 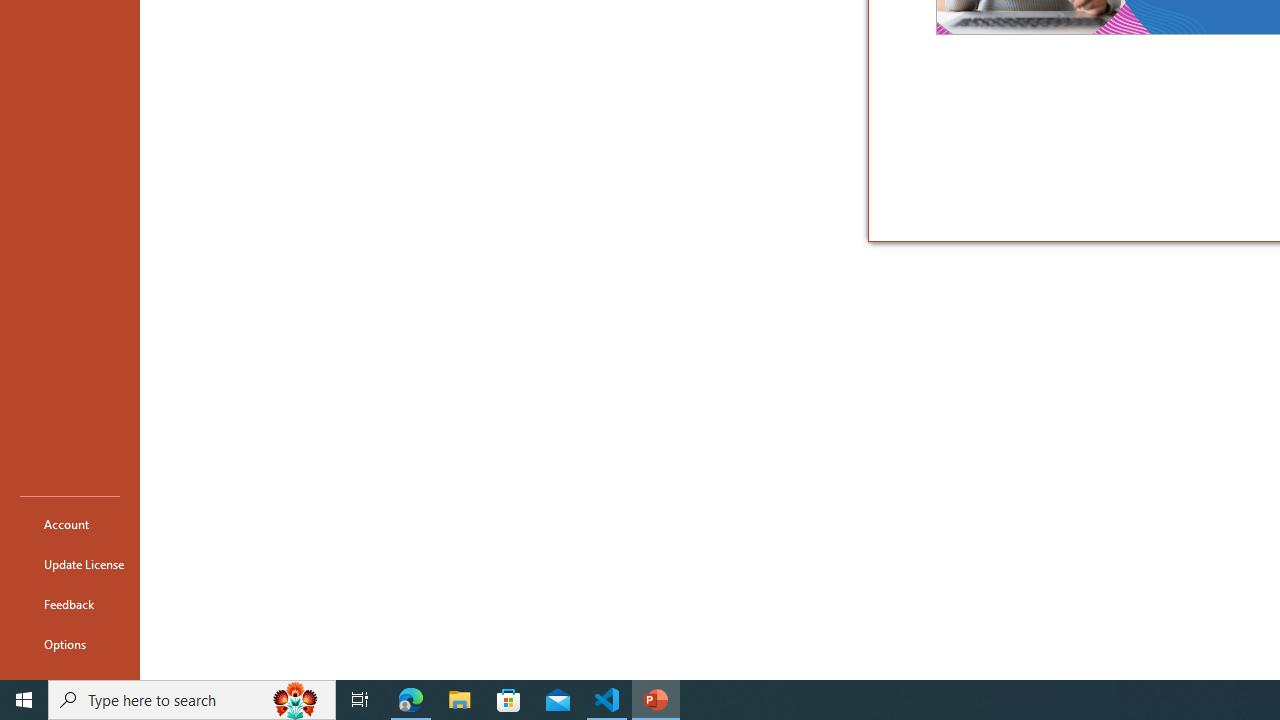 I want to click on 'Options', so click(x=69, y=644).